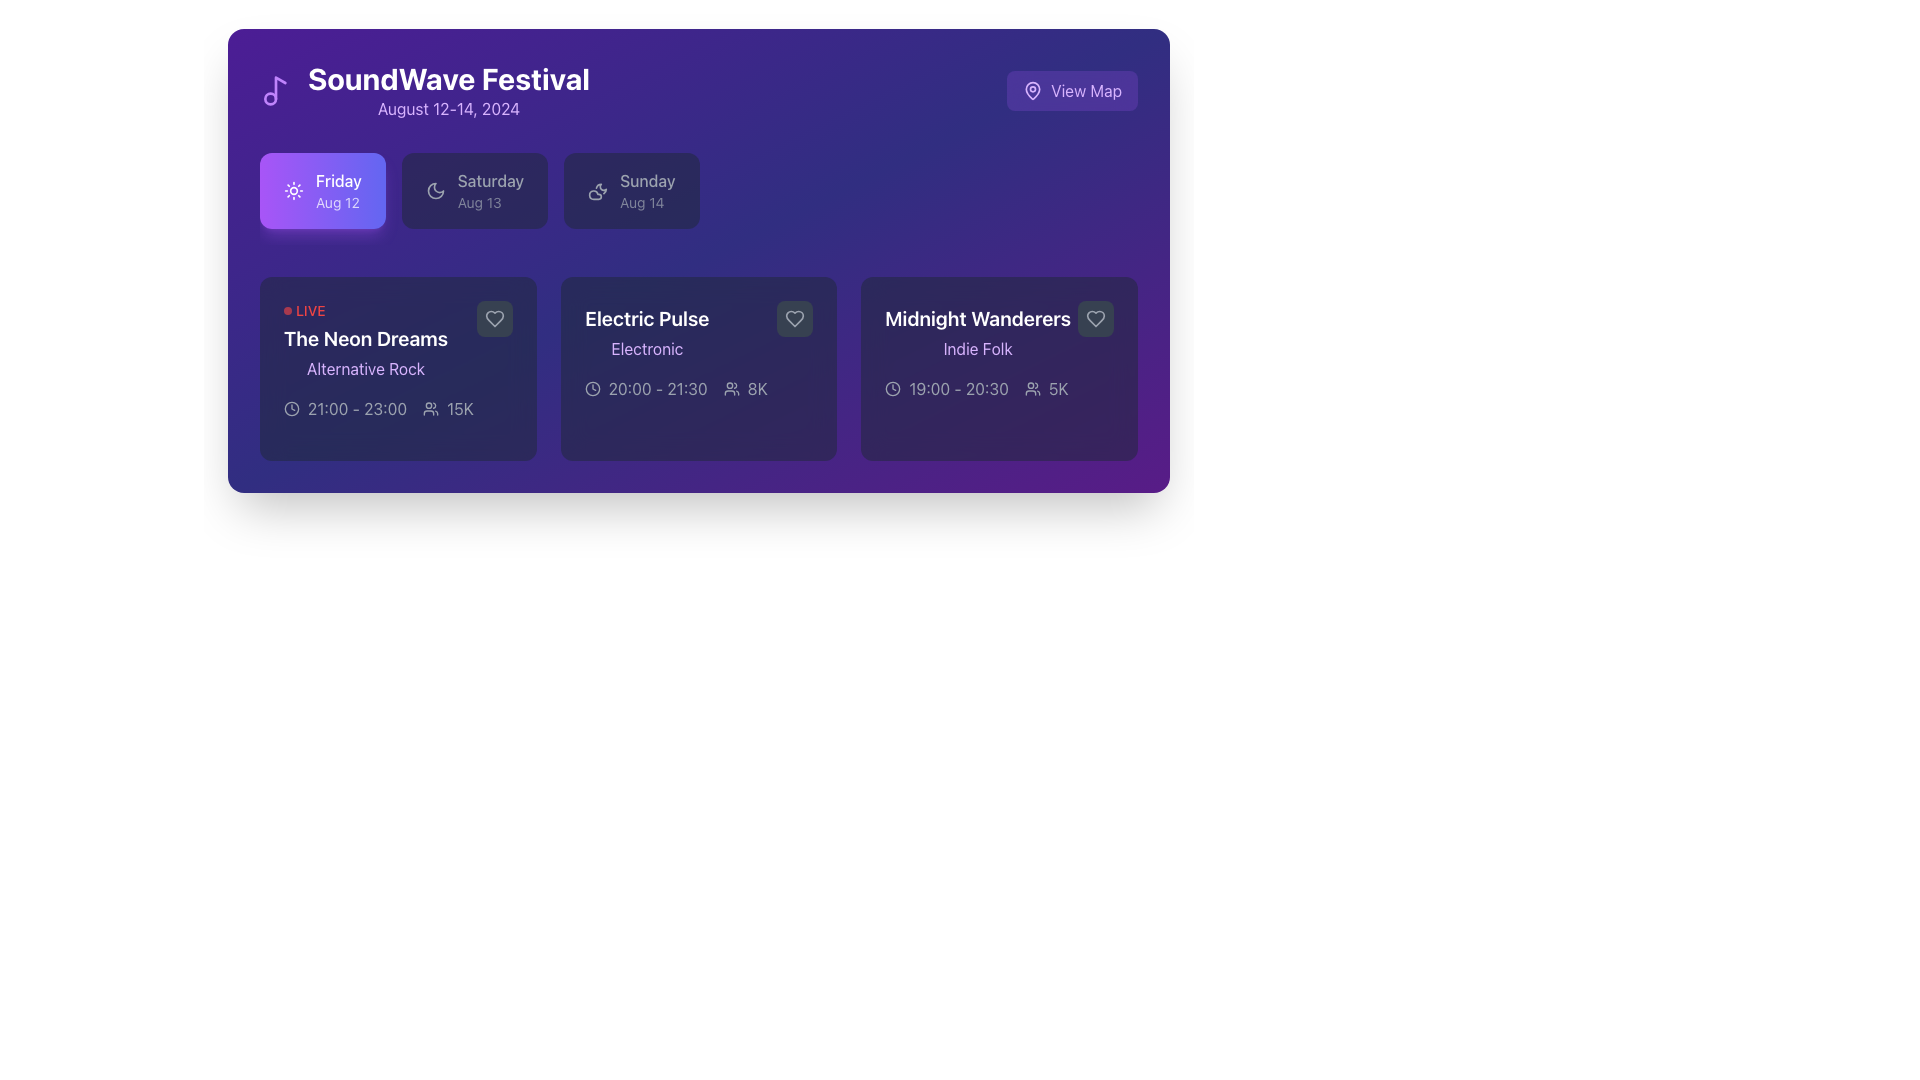 This screenshot has width=1920, height=1080. I want to click on text content of the label element titled 'Midnight Wanderers' with the subtitle 'Indie Folk', located in the middle section of the card, so click(999, 330).